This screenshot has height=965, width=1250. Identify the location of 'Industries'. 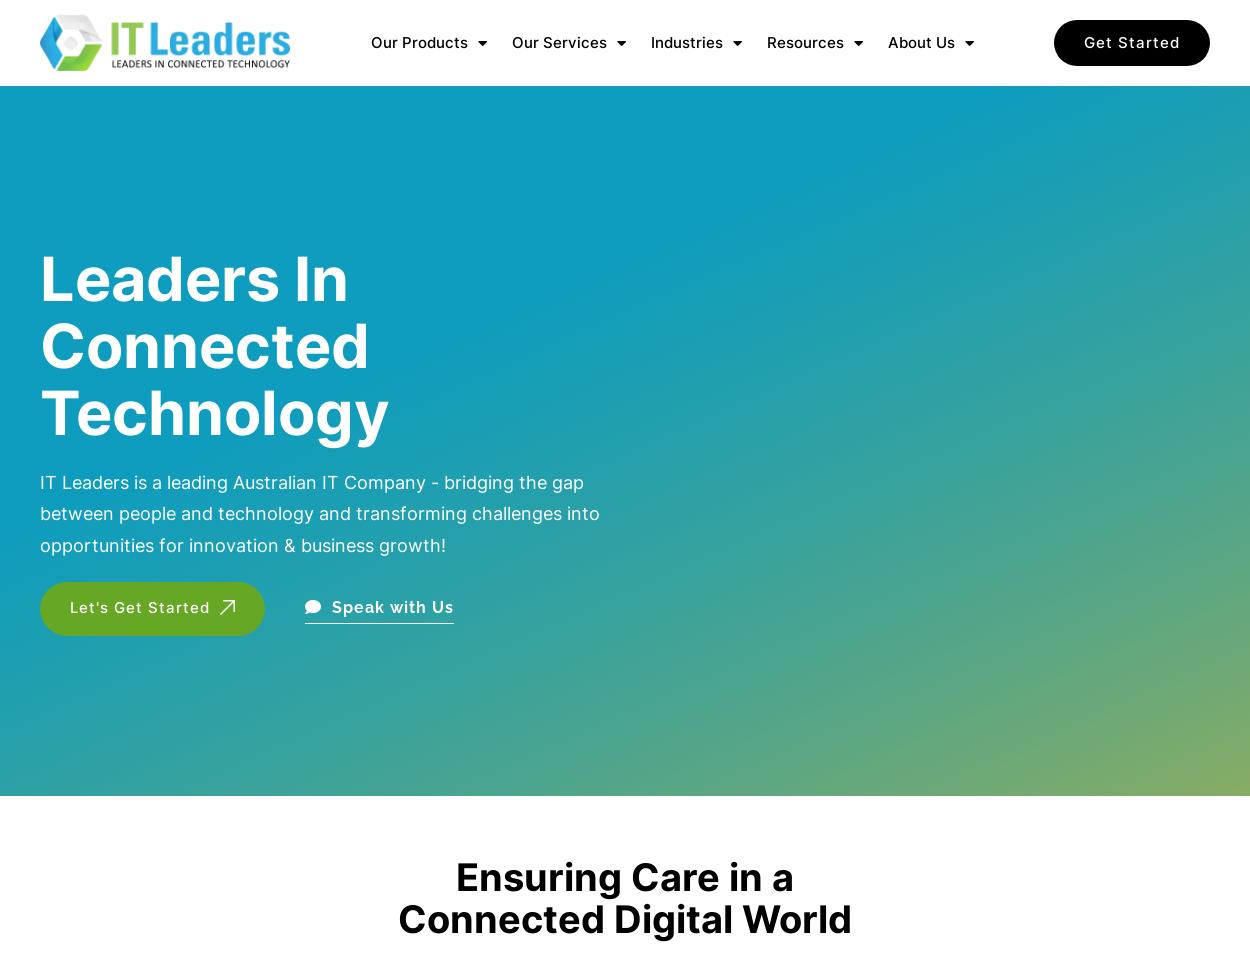
(686, 42).